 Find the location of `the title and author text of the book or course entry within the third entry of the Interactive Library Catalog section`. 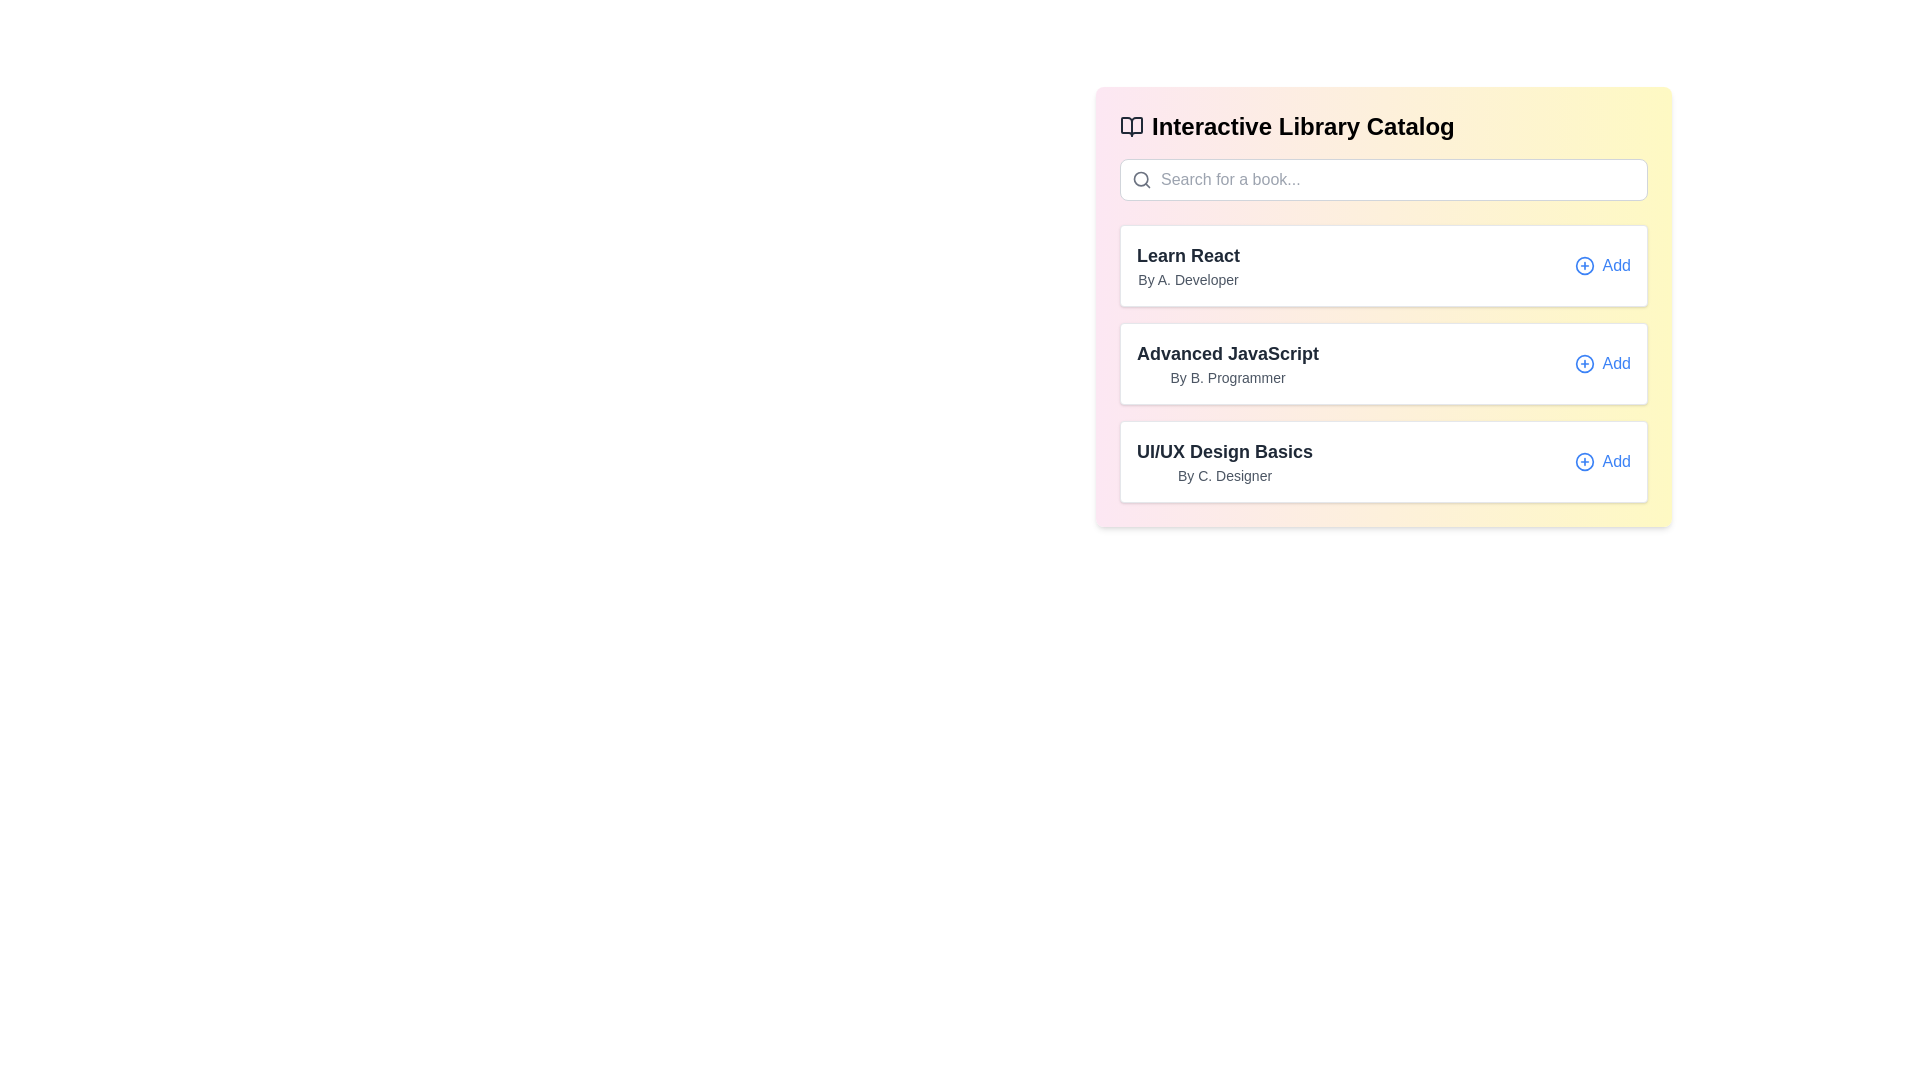

the title and author text of the book or course entry within the third entry of the Interactive Library Catalog section is located at coordinates (1223, 462).